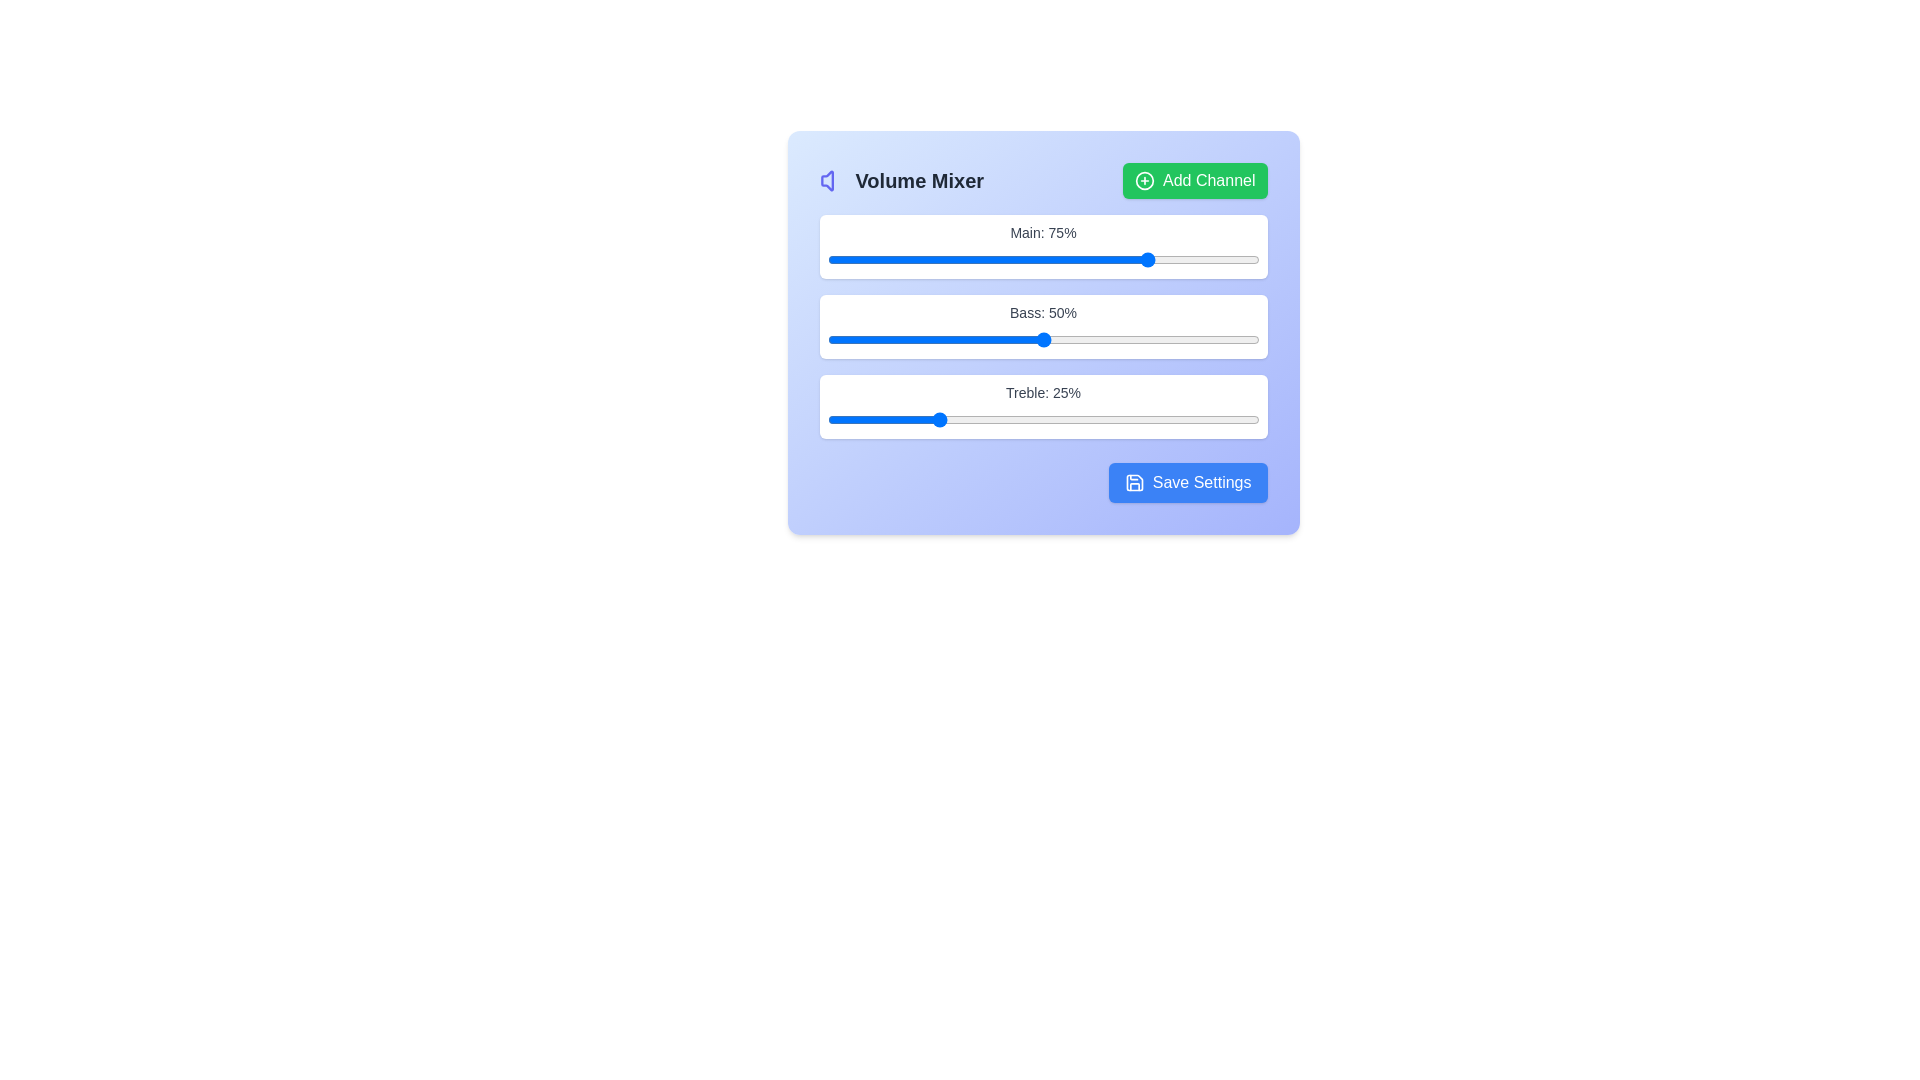  Describe the element at coordinates (1202, 419) in the screenshot. I see `treble` at that location.